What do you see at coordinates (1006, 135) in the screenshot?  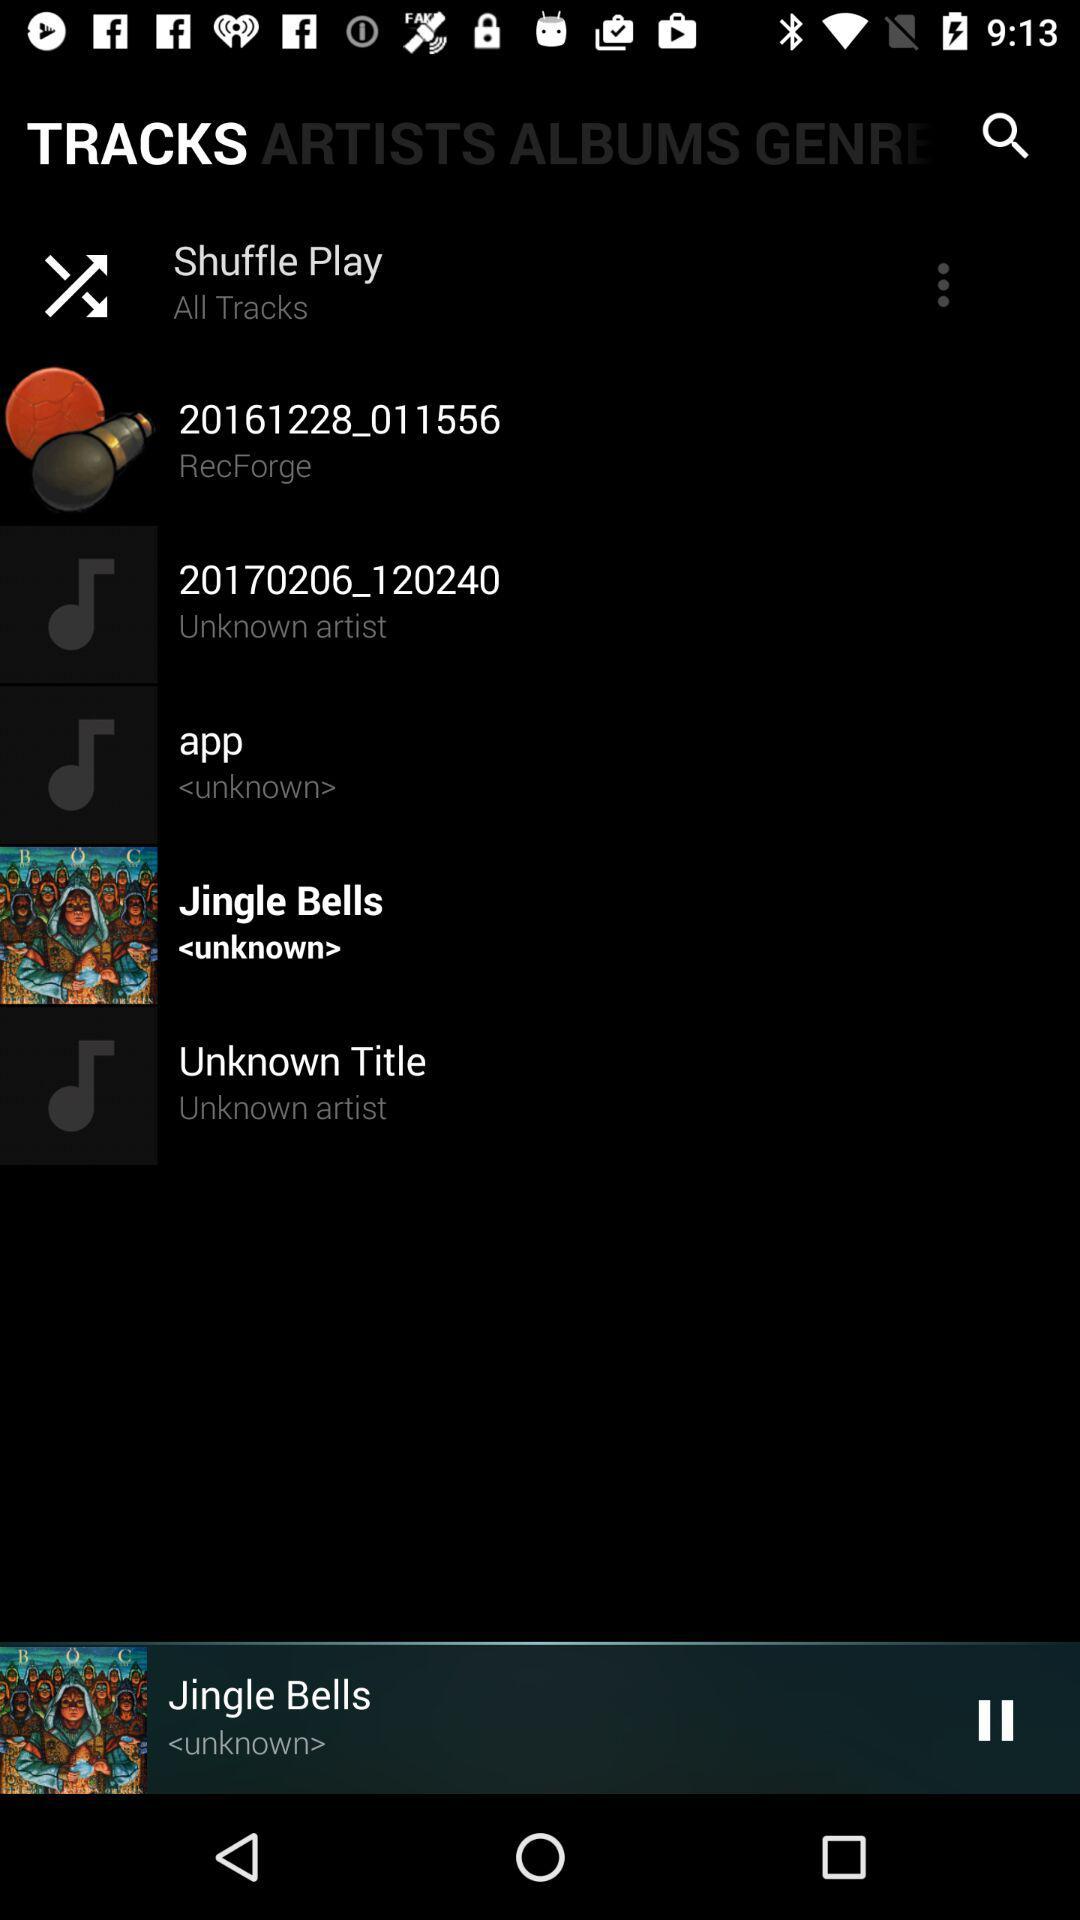 I see `the search icon` at bounding box center [1006, 135].